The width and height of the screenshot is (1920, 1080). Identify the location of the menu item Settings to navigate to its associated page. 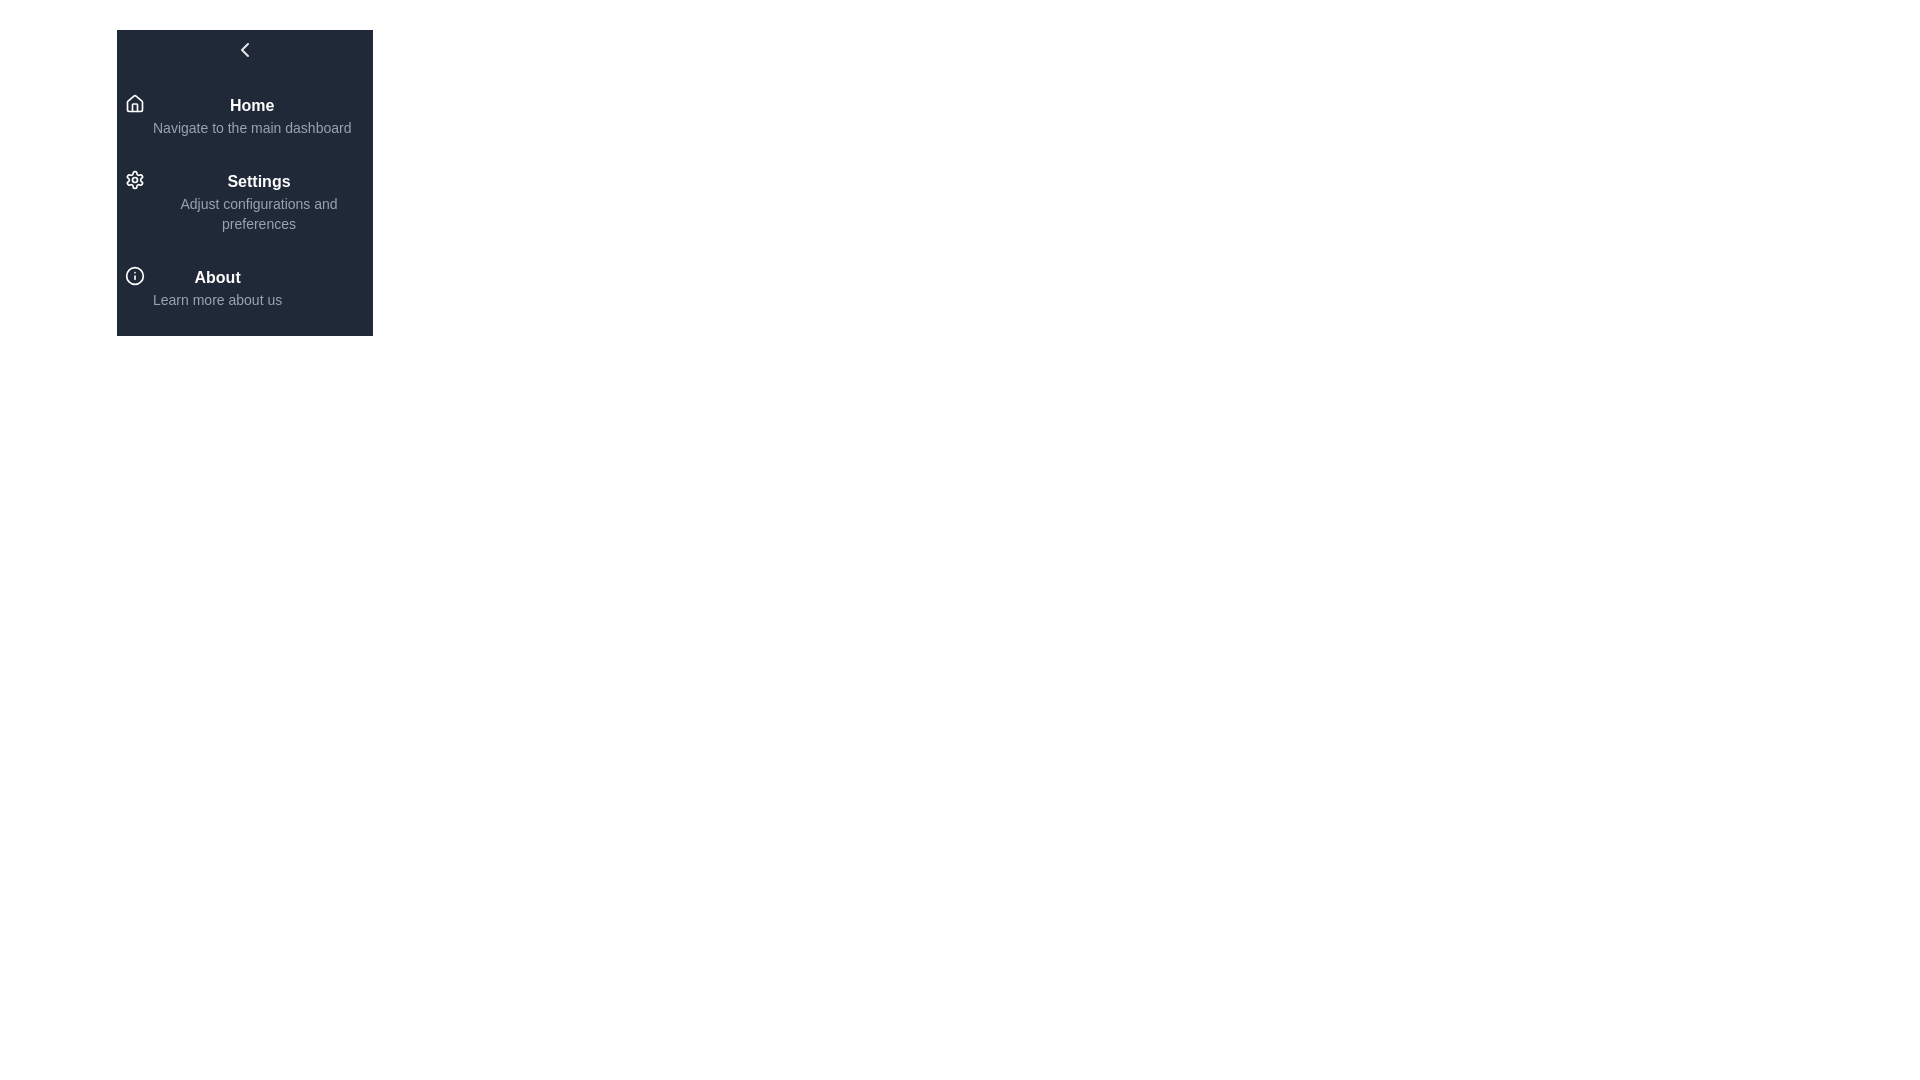
(243, 201).